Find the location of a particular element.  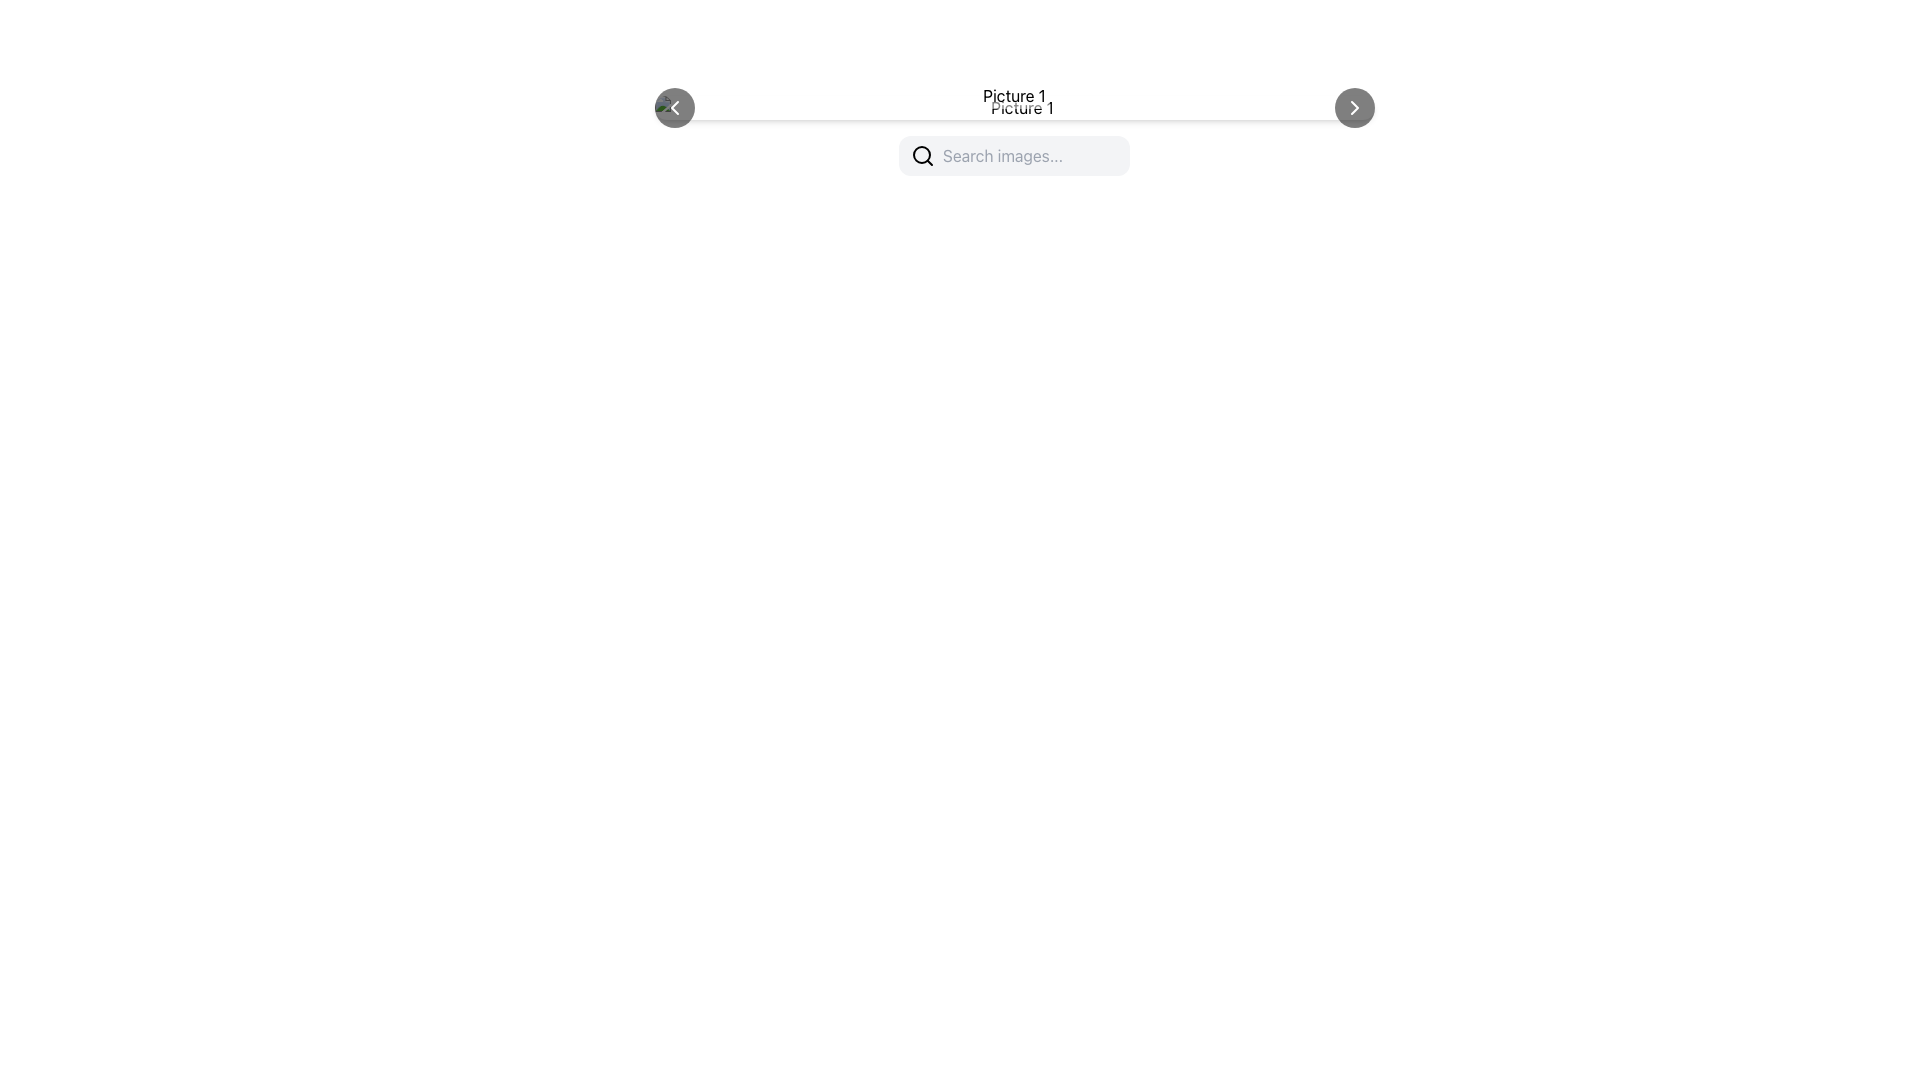

the search bar with placeholder text 'Search images...' is located at coordinates (1014, 154).